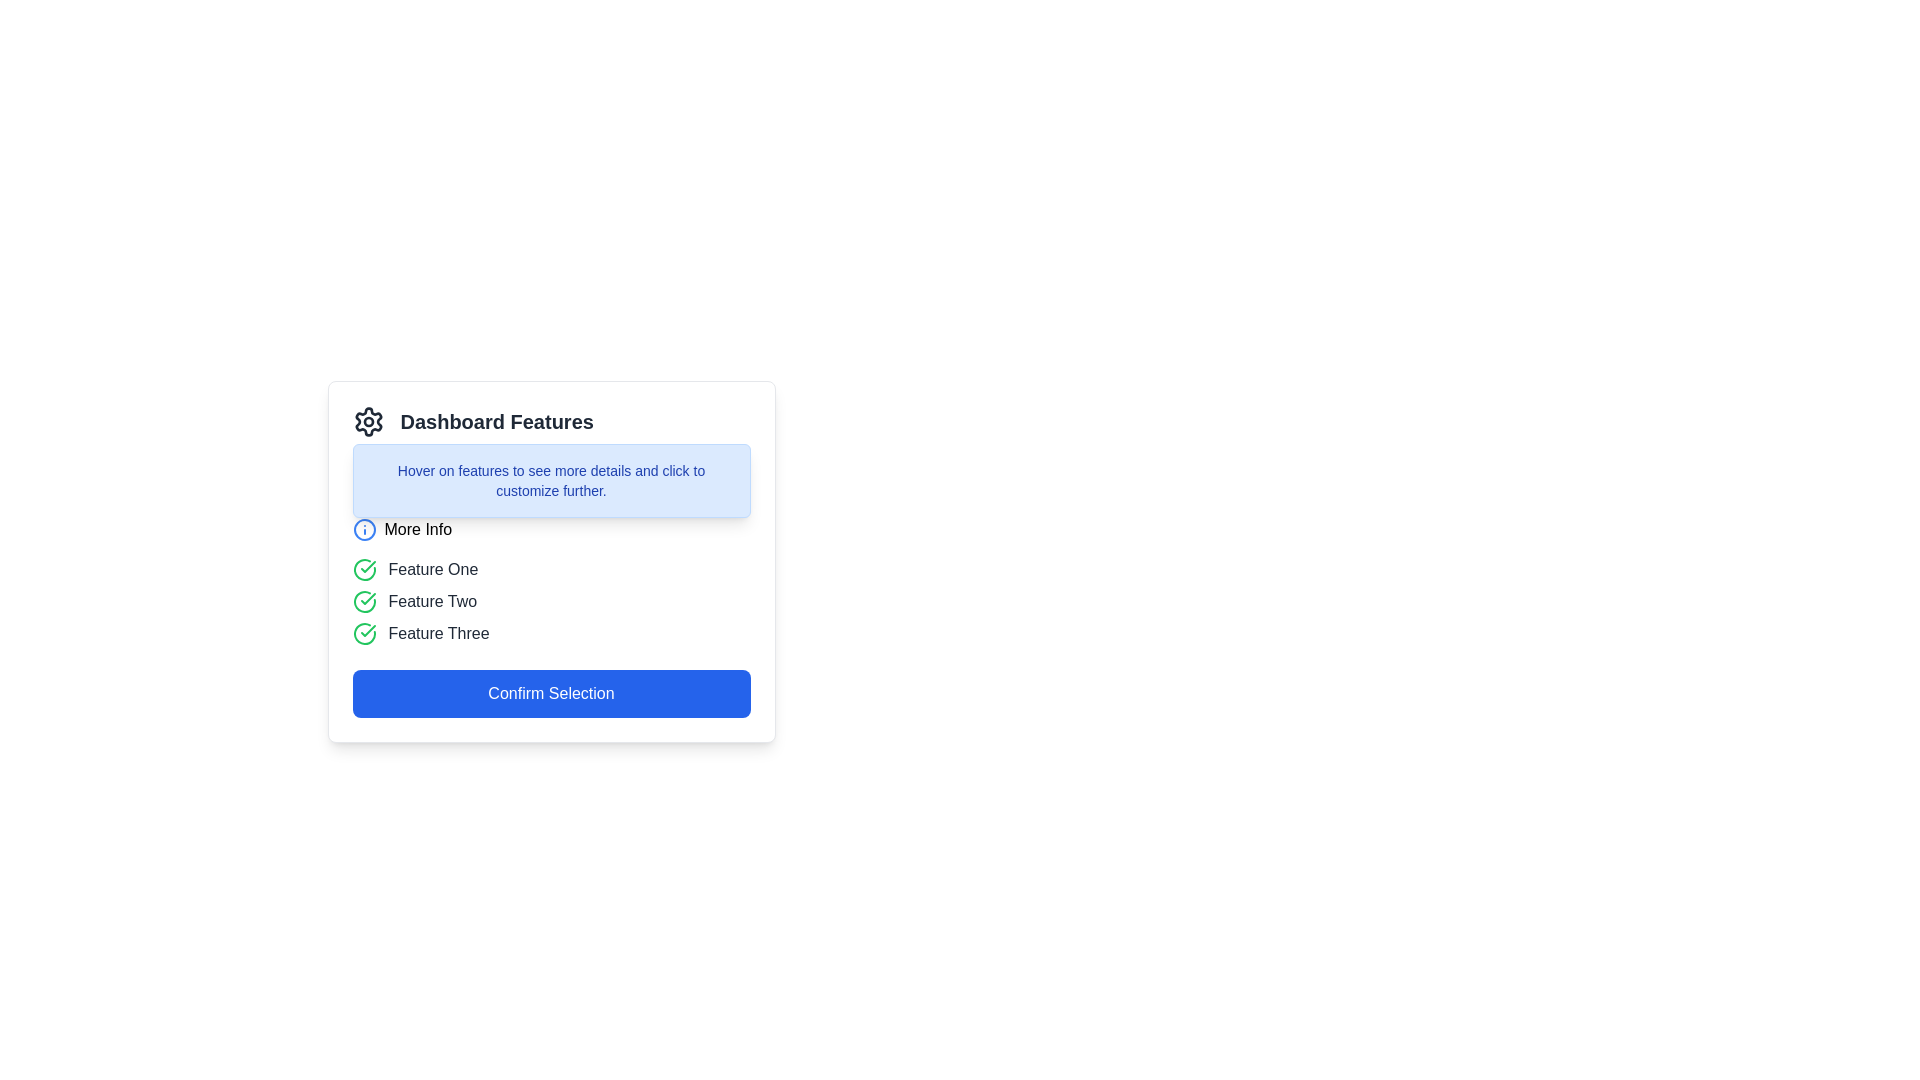  I want to click on the text label displaying 'Feature Three' which is prominently styled in dark gray, located in the third position of the feature list, so click(438, 633).